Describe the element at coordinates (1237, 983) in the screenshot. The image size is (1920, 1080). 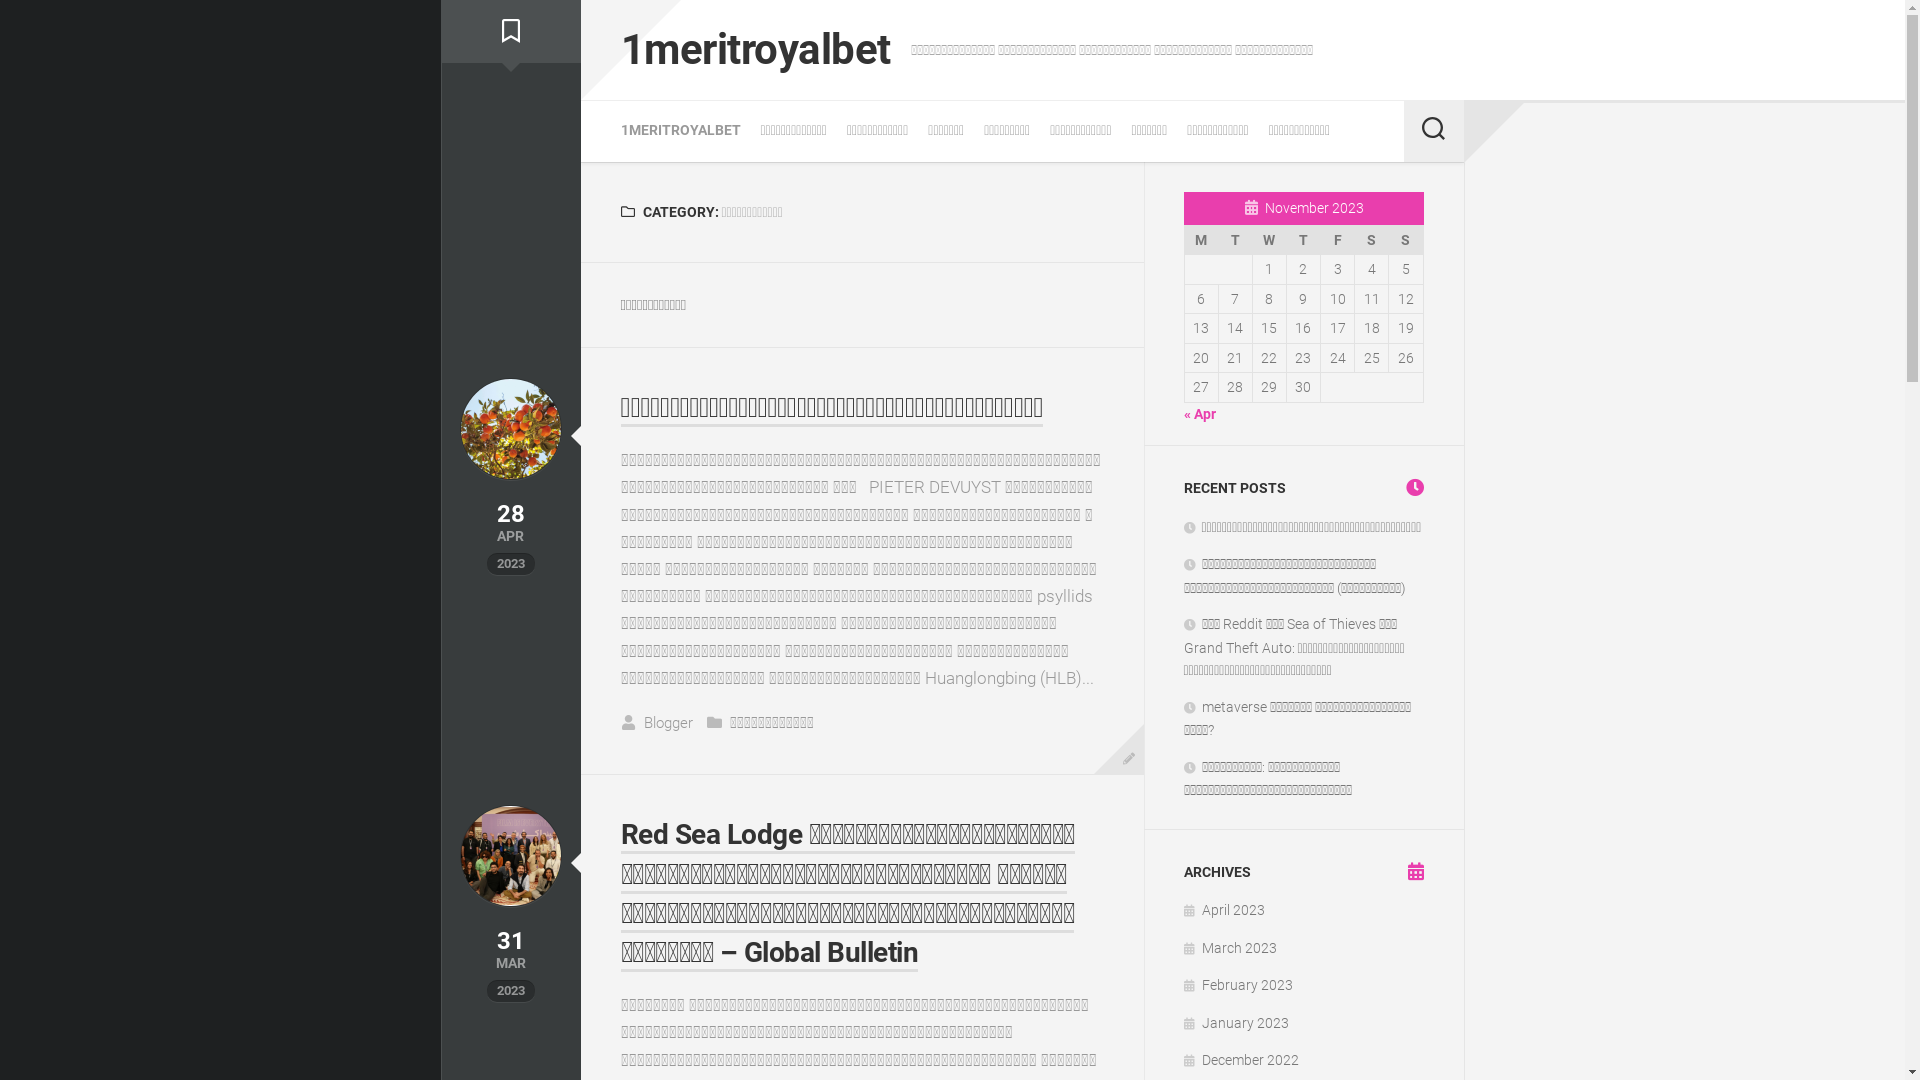
I see `'February 2023'` at that location.